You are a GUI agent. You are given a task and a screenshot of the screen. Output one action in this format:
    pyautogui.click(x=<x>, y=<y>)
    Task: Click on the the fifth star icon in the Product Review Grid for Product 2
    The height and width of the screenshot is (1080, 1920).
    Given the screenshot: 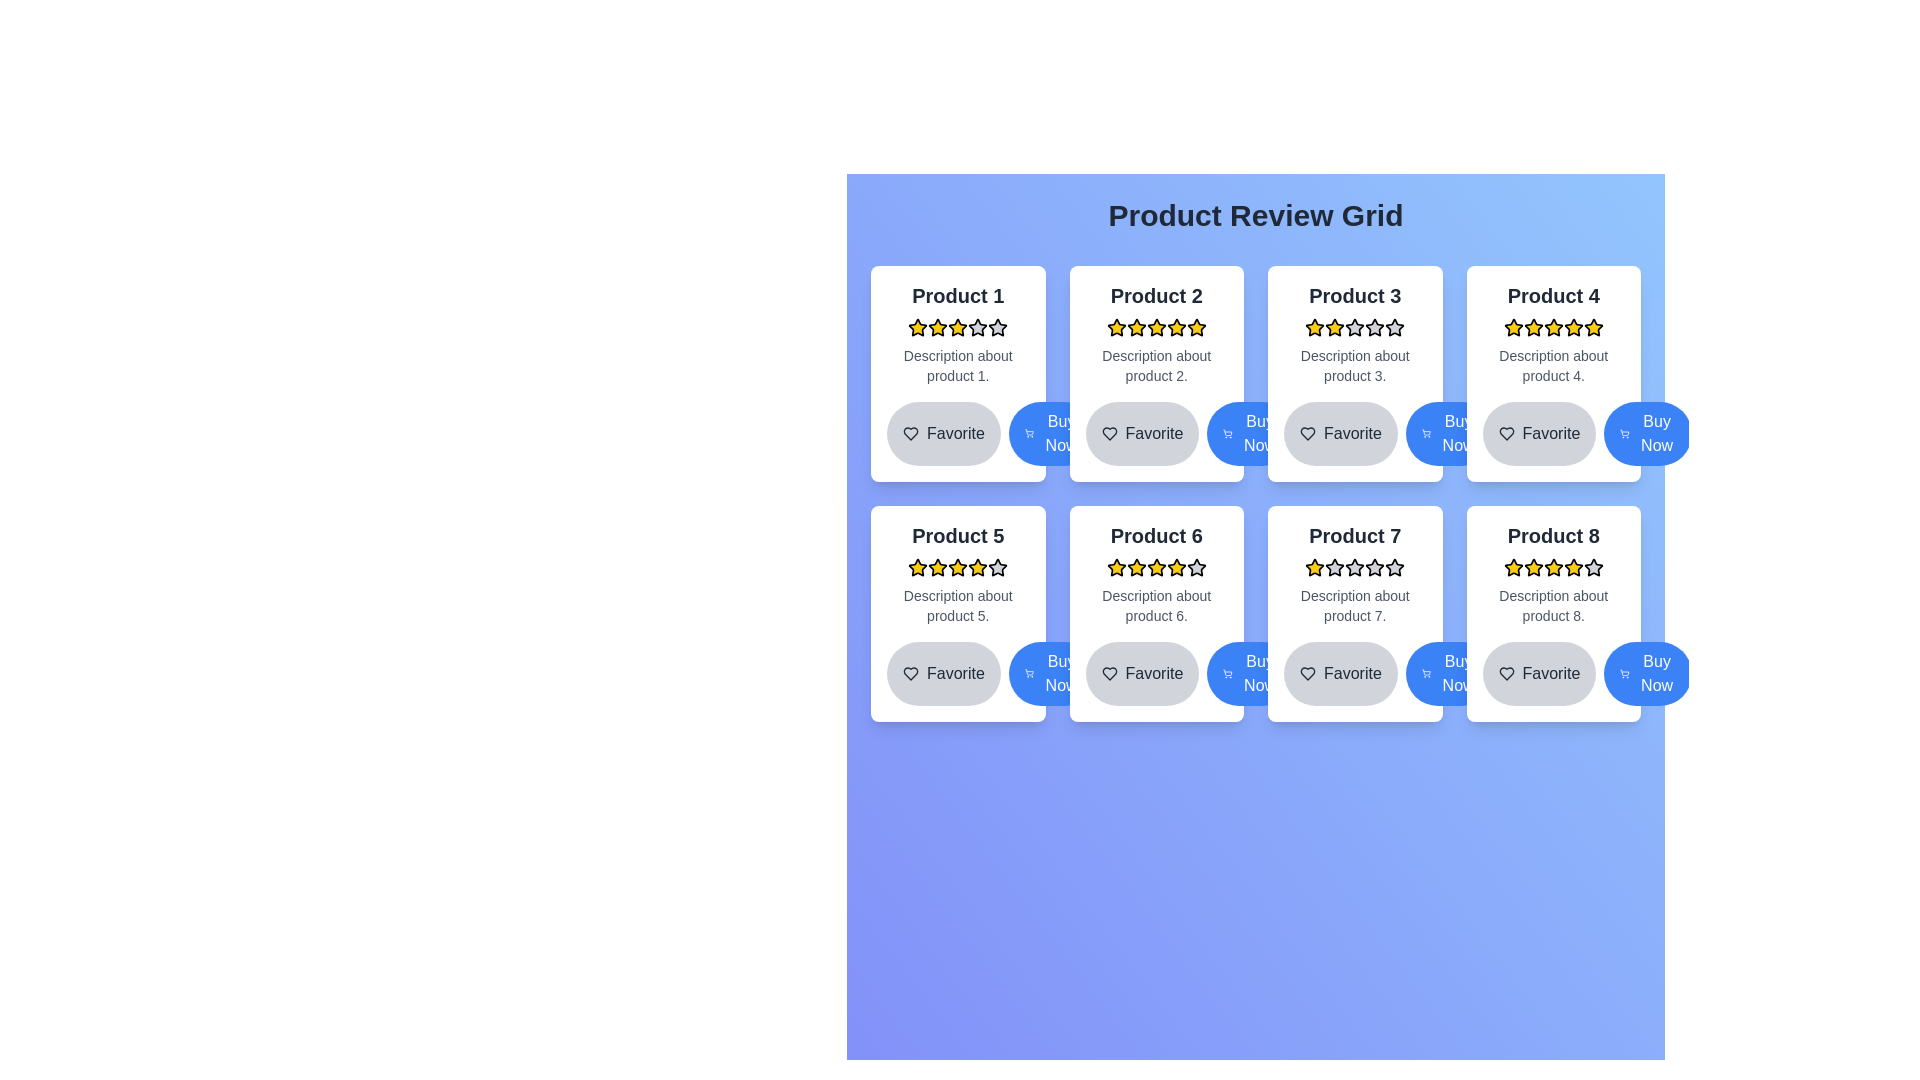 What is the action you would take?
    pyautogui.click(x=1196, y=326)
    